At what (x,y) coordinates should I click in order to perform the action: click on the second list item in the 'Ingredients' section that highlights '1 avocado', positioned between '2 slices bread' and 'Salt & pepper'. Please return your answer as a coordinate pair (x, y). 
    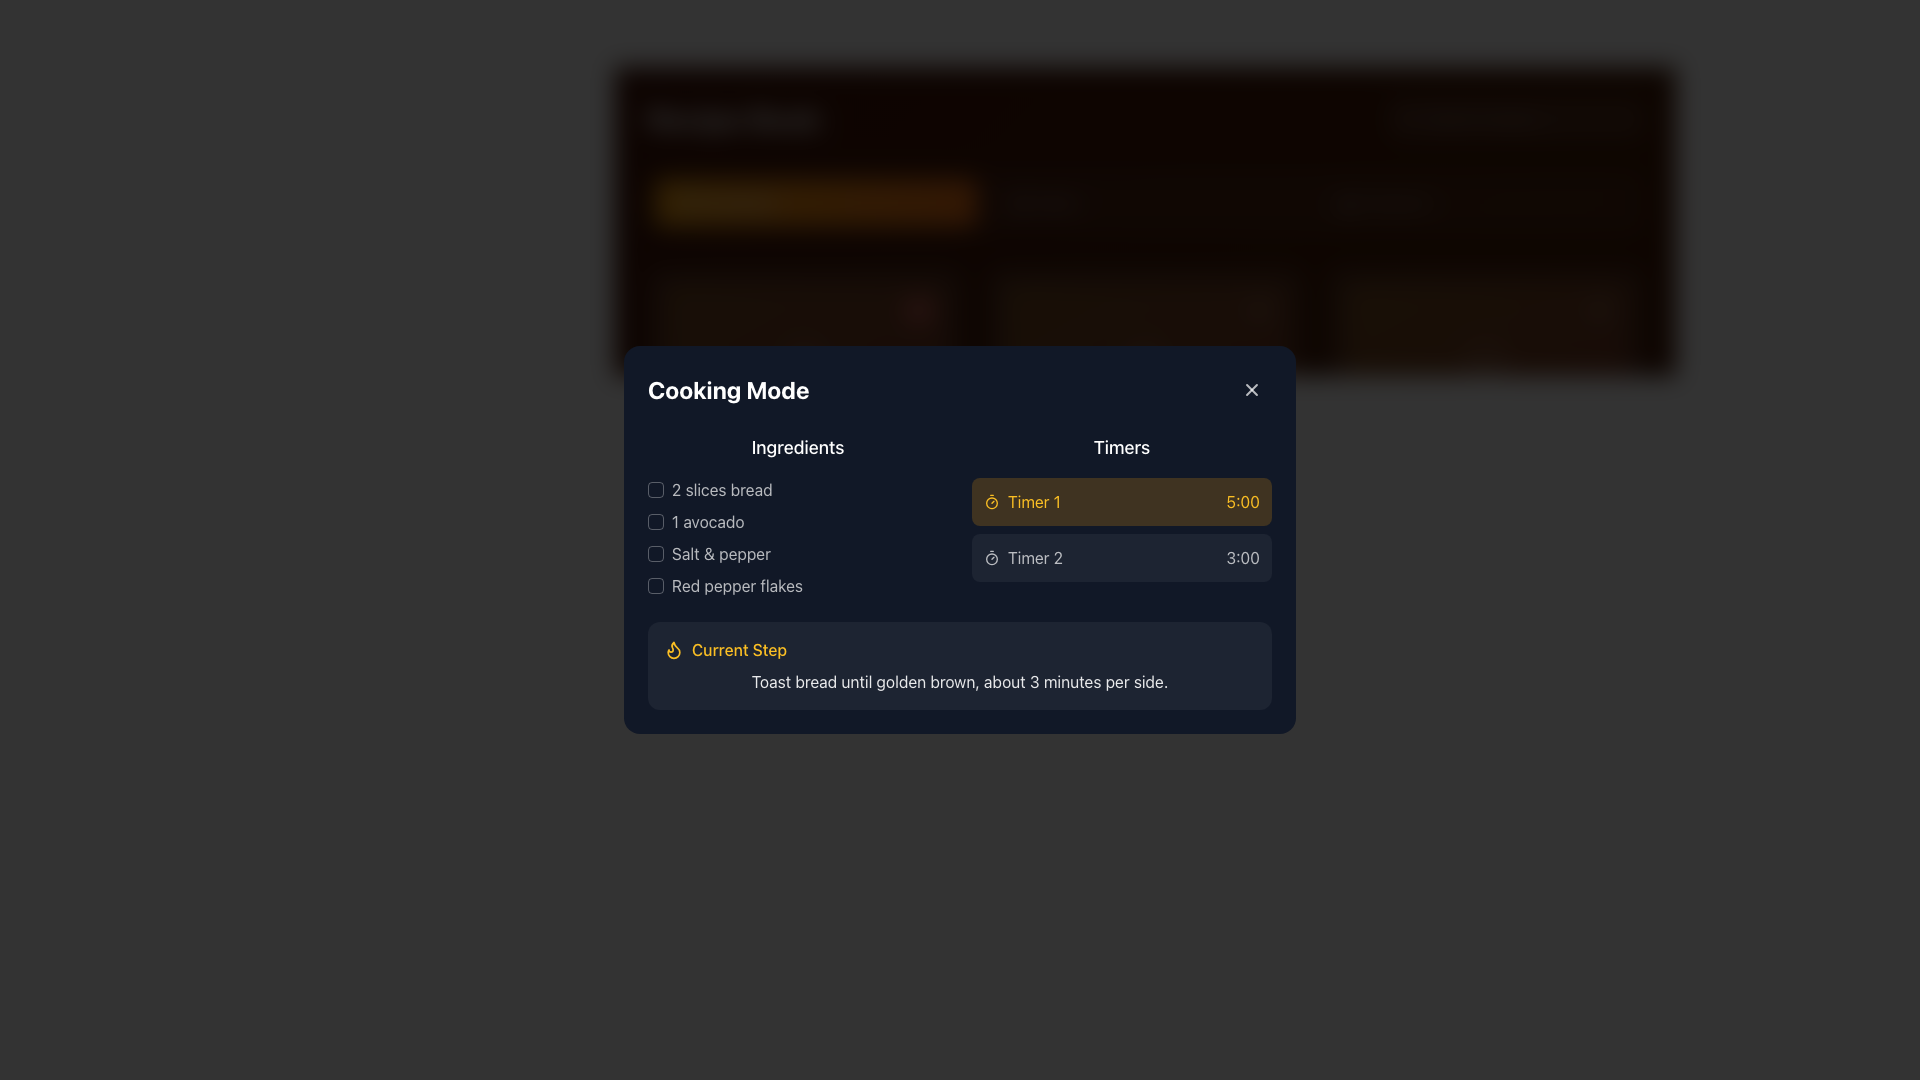
    Looking at the image, I should click on (796, 520).